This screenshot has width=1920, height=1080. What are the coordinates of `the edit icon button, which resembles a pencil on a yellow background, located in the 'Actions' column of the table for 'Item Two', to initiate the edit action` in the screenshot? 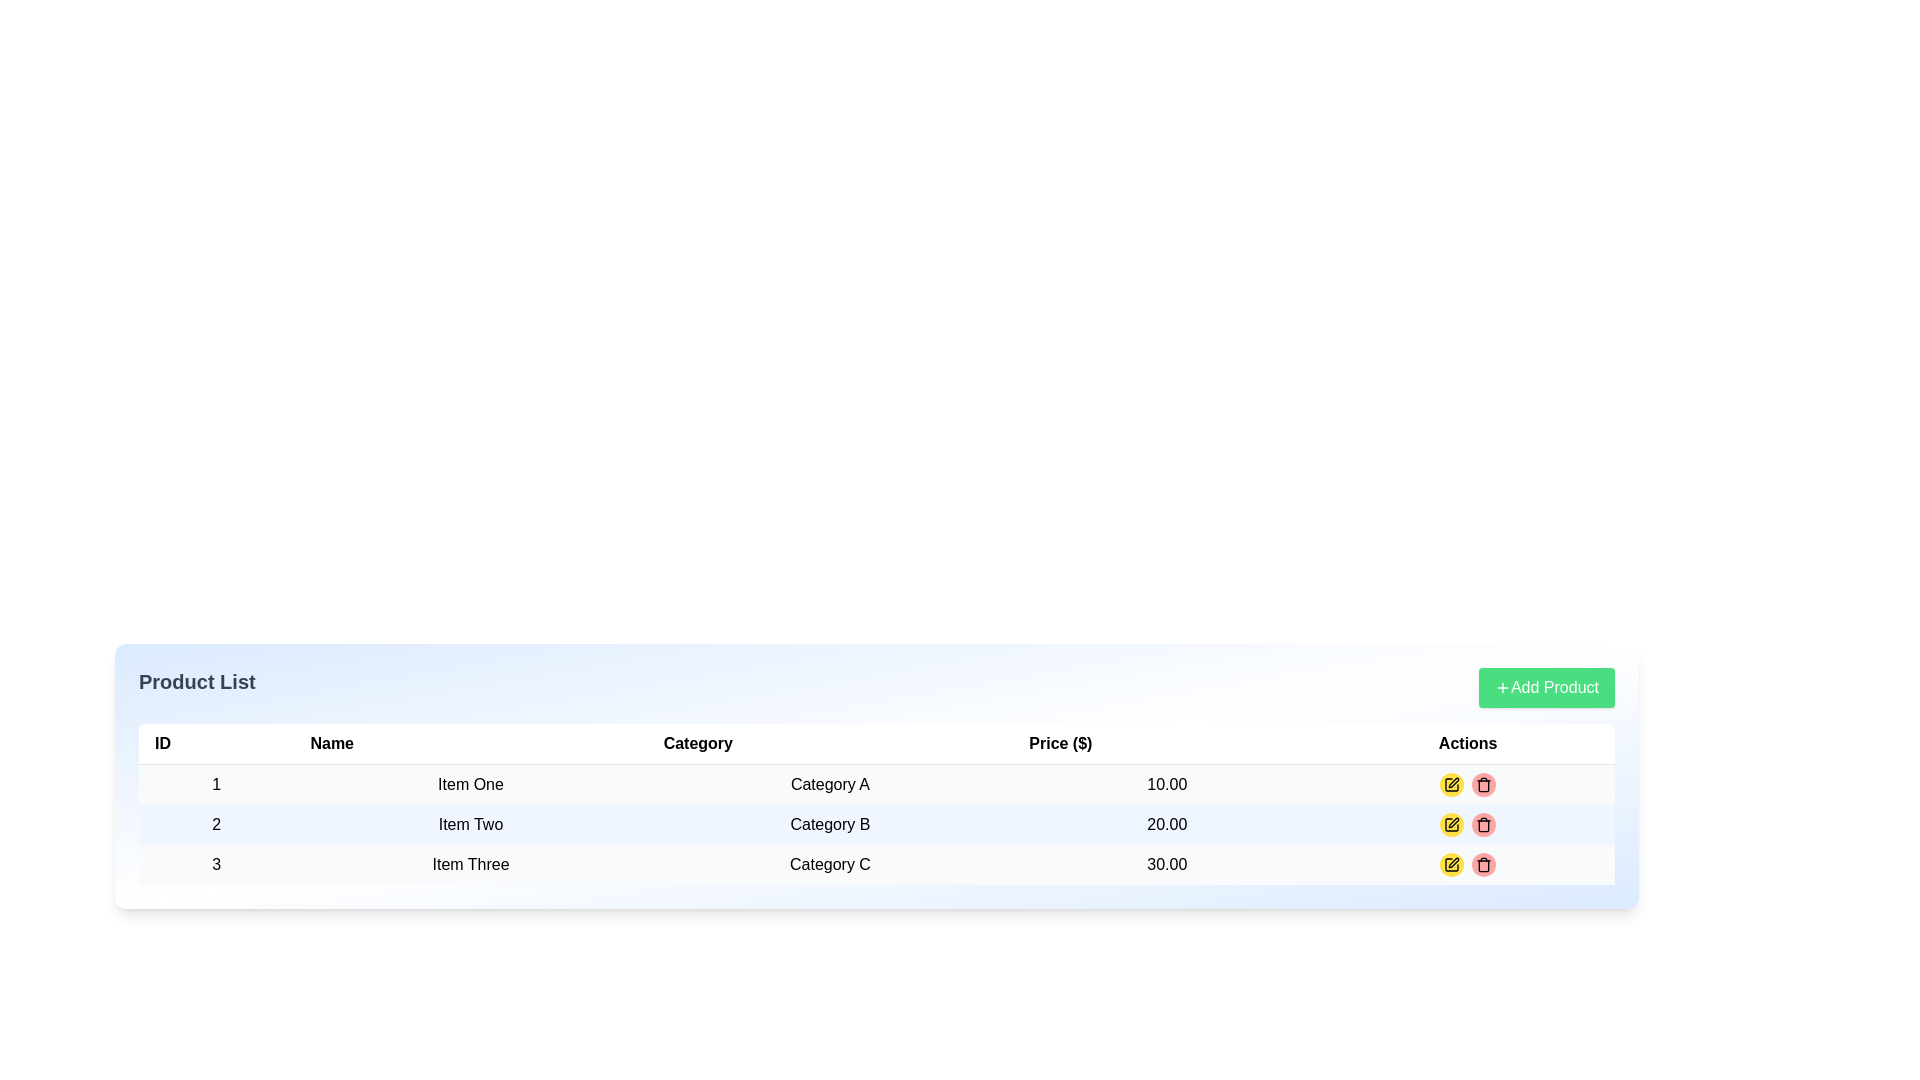 It's located at (1452, 825).